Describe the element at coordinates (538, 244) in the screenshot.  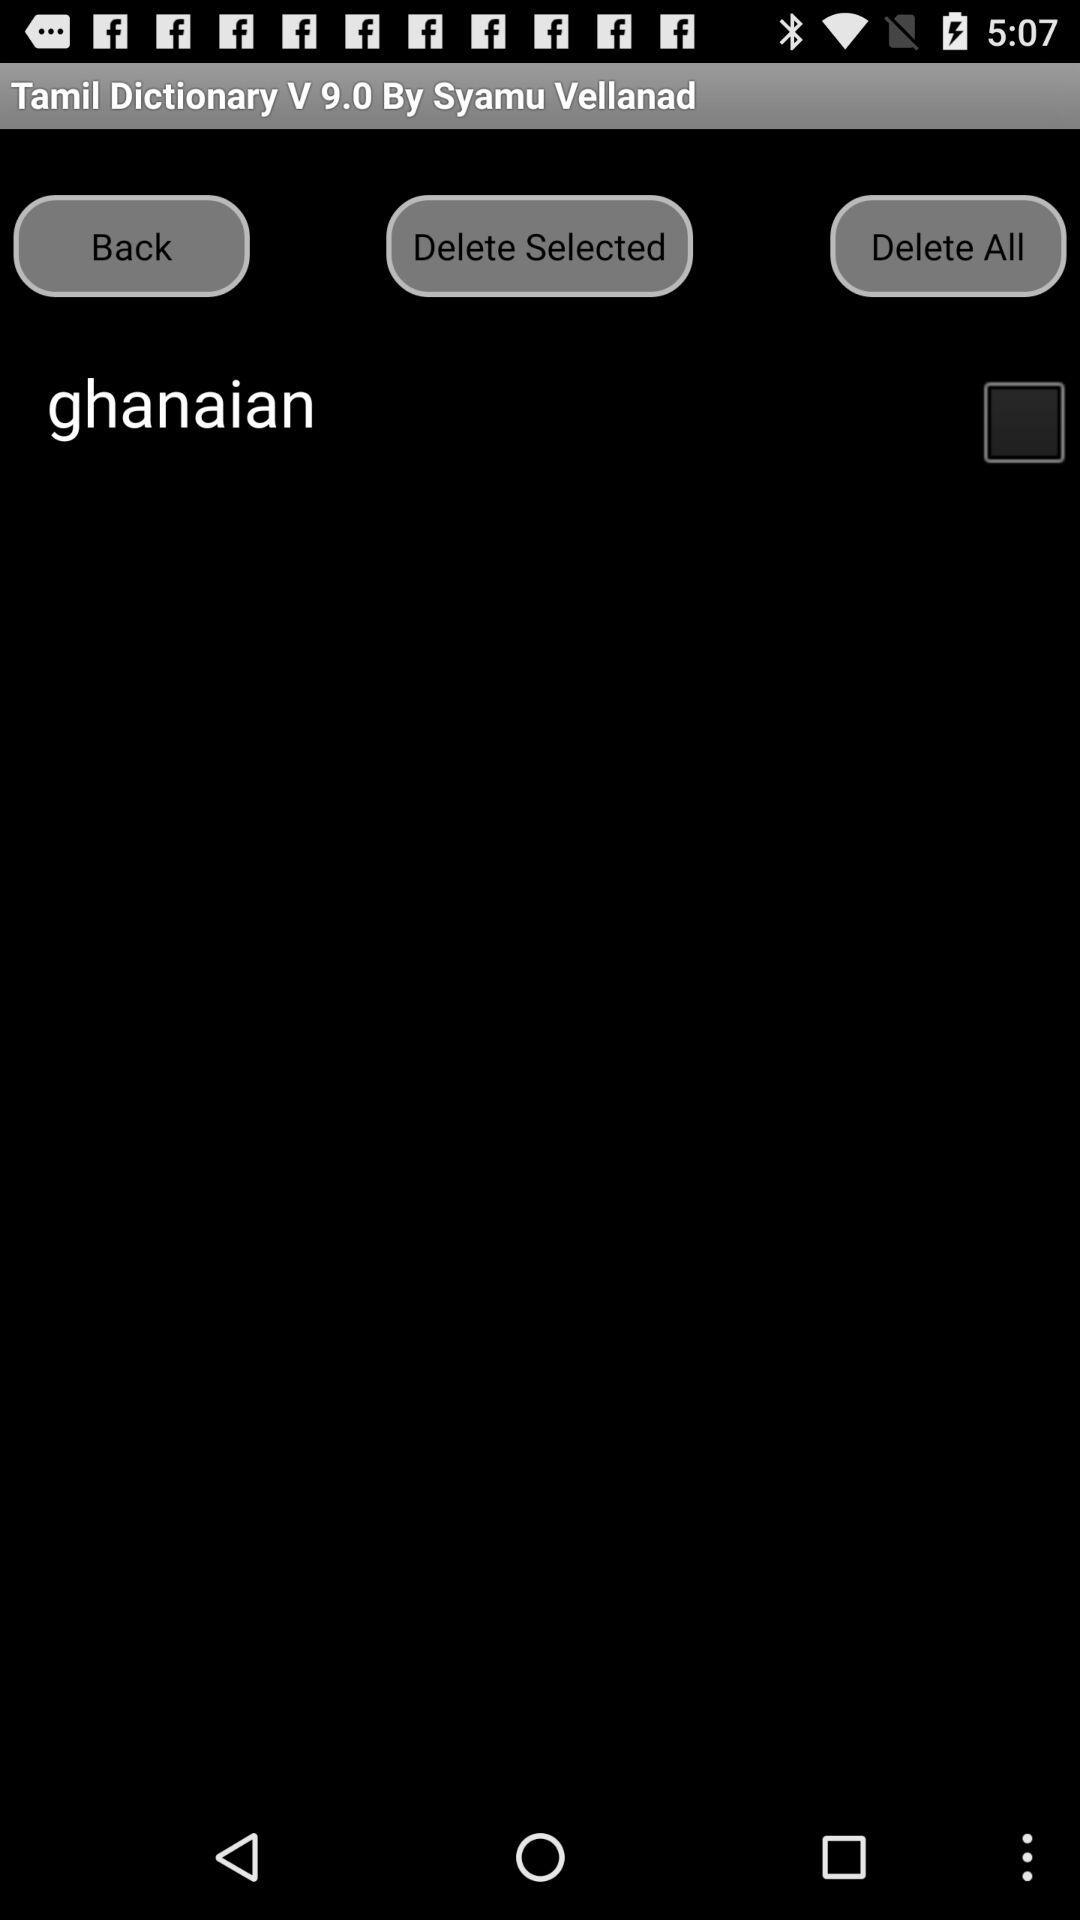
I see `the icon below the tamil dictionary v item` at that location.